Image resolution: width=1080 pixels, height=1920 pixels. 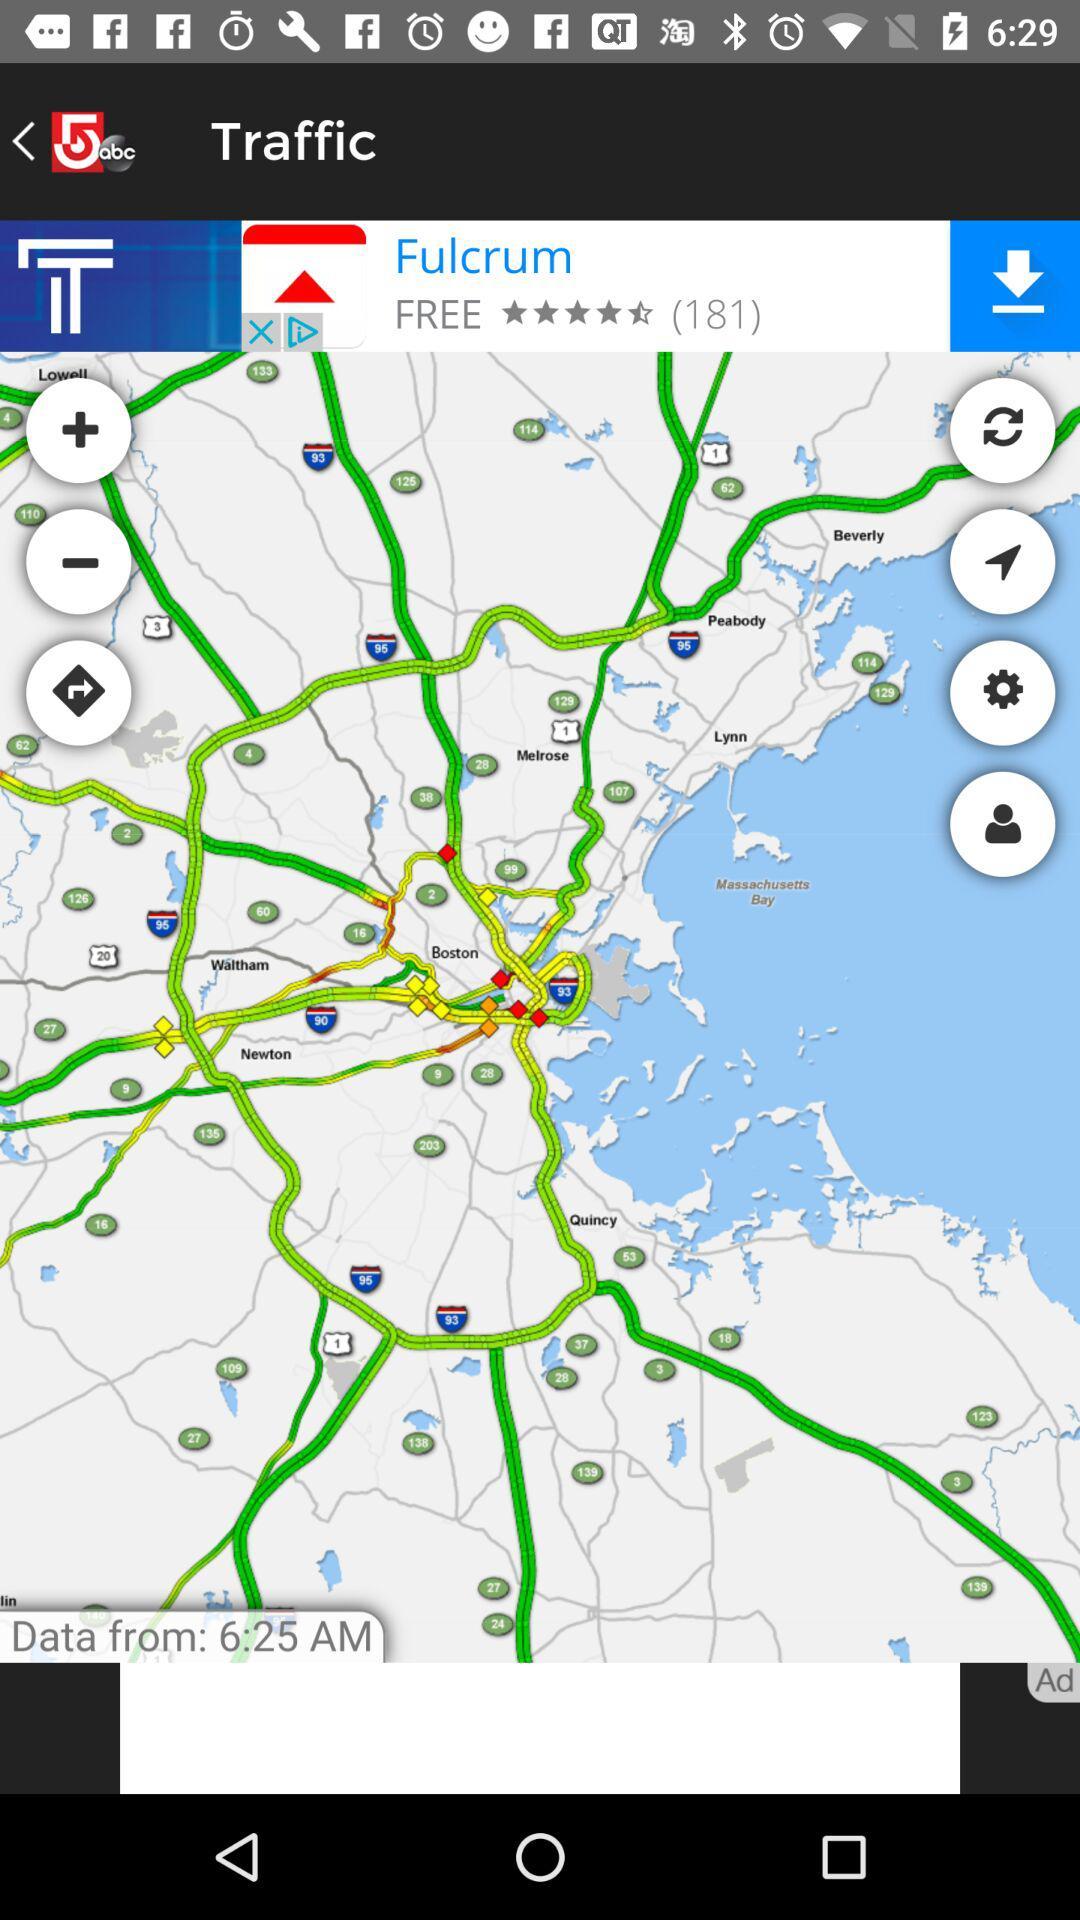 I want to click on click the space bar, so click(x=540, y=1727).